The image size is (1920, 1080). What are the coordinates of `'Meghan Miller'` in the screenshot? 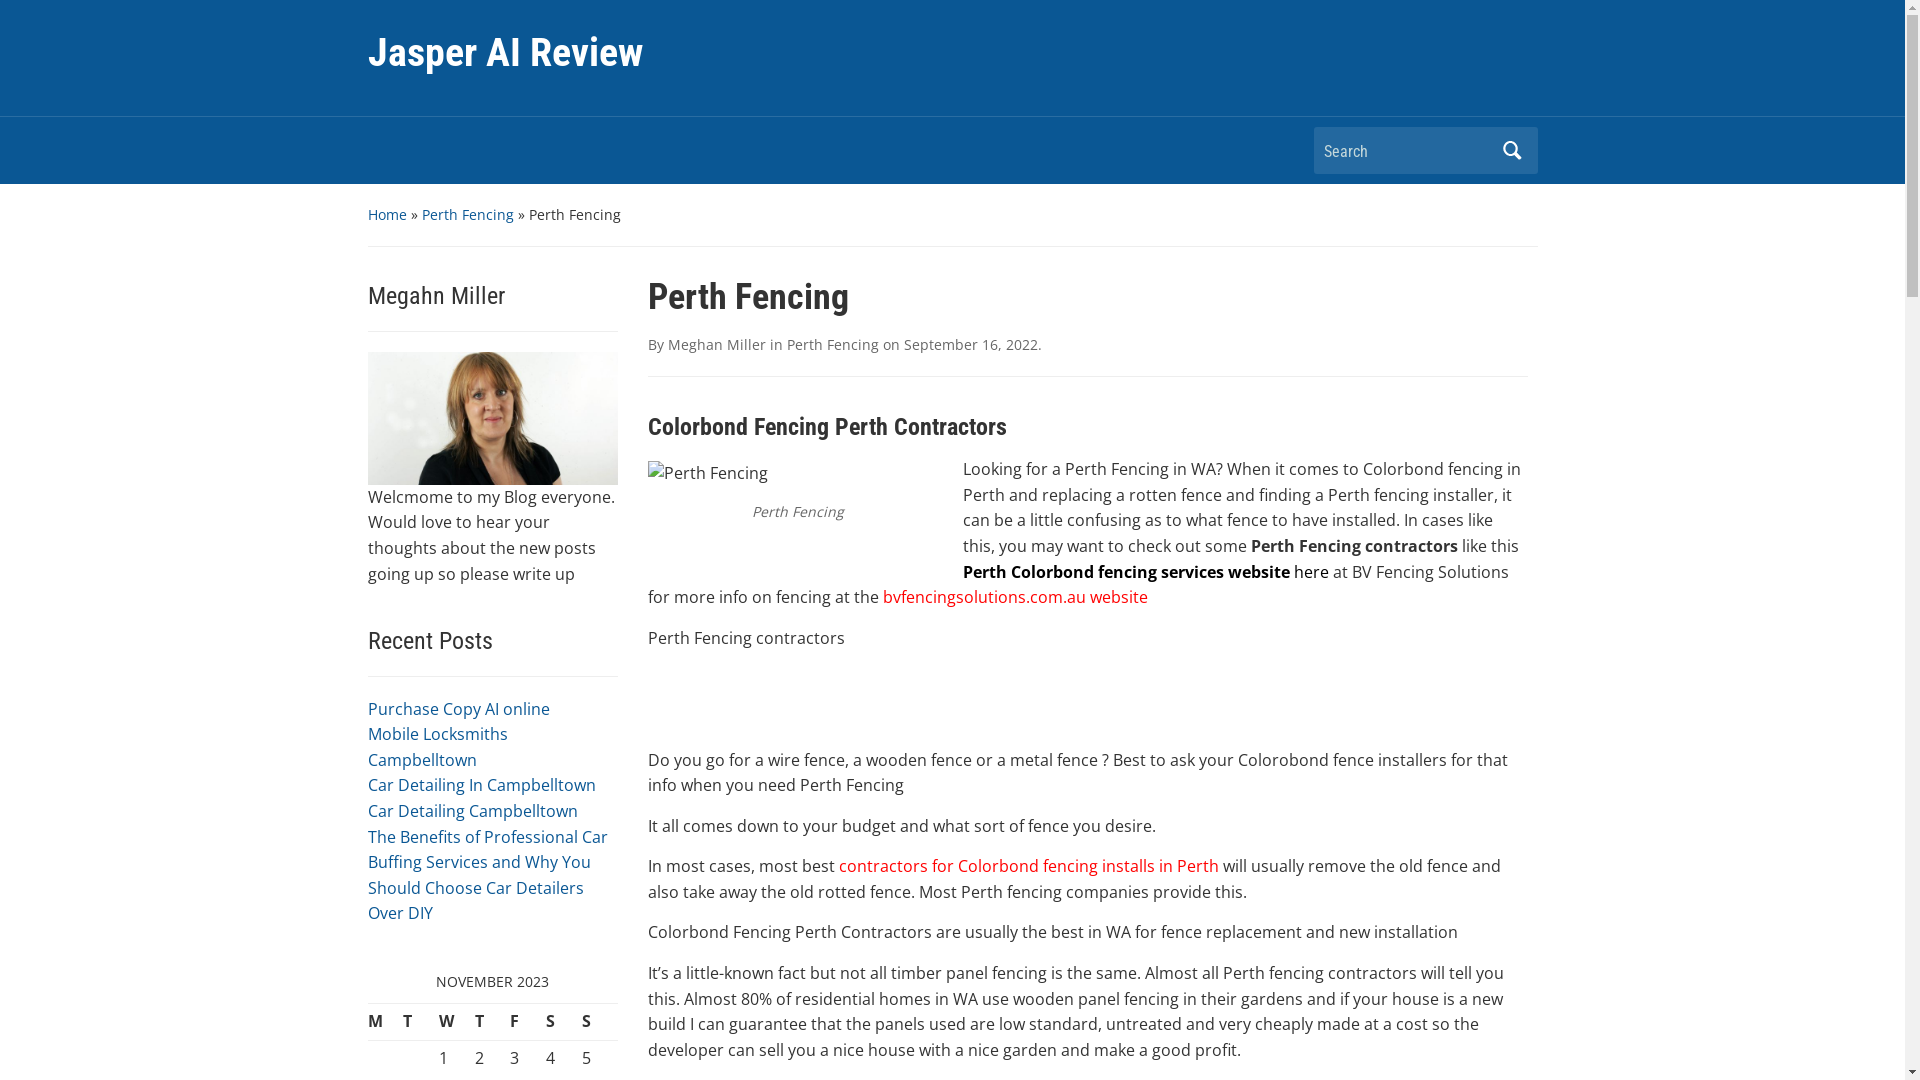 It's located at (716, 343).